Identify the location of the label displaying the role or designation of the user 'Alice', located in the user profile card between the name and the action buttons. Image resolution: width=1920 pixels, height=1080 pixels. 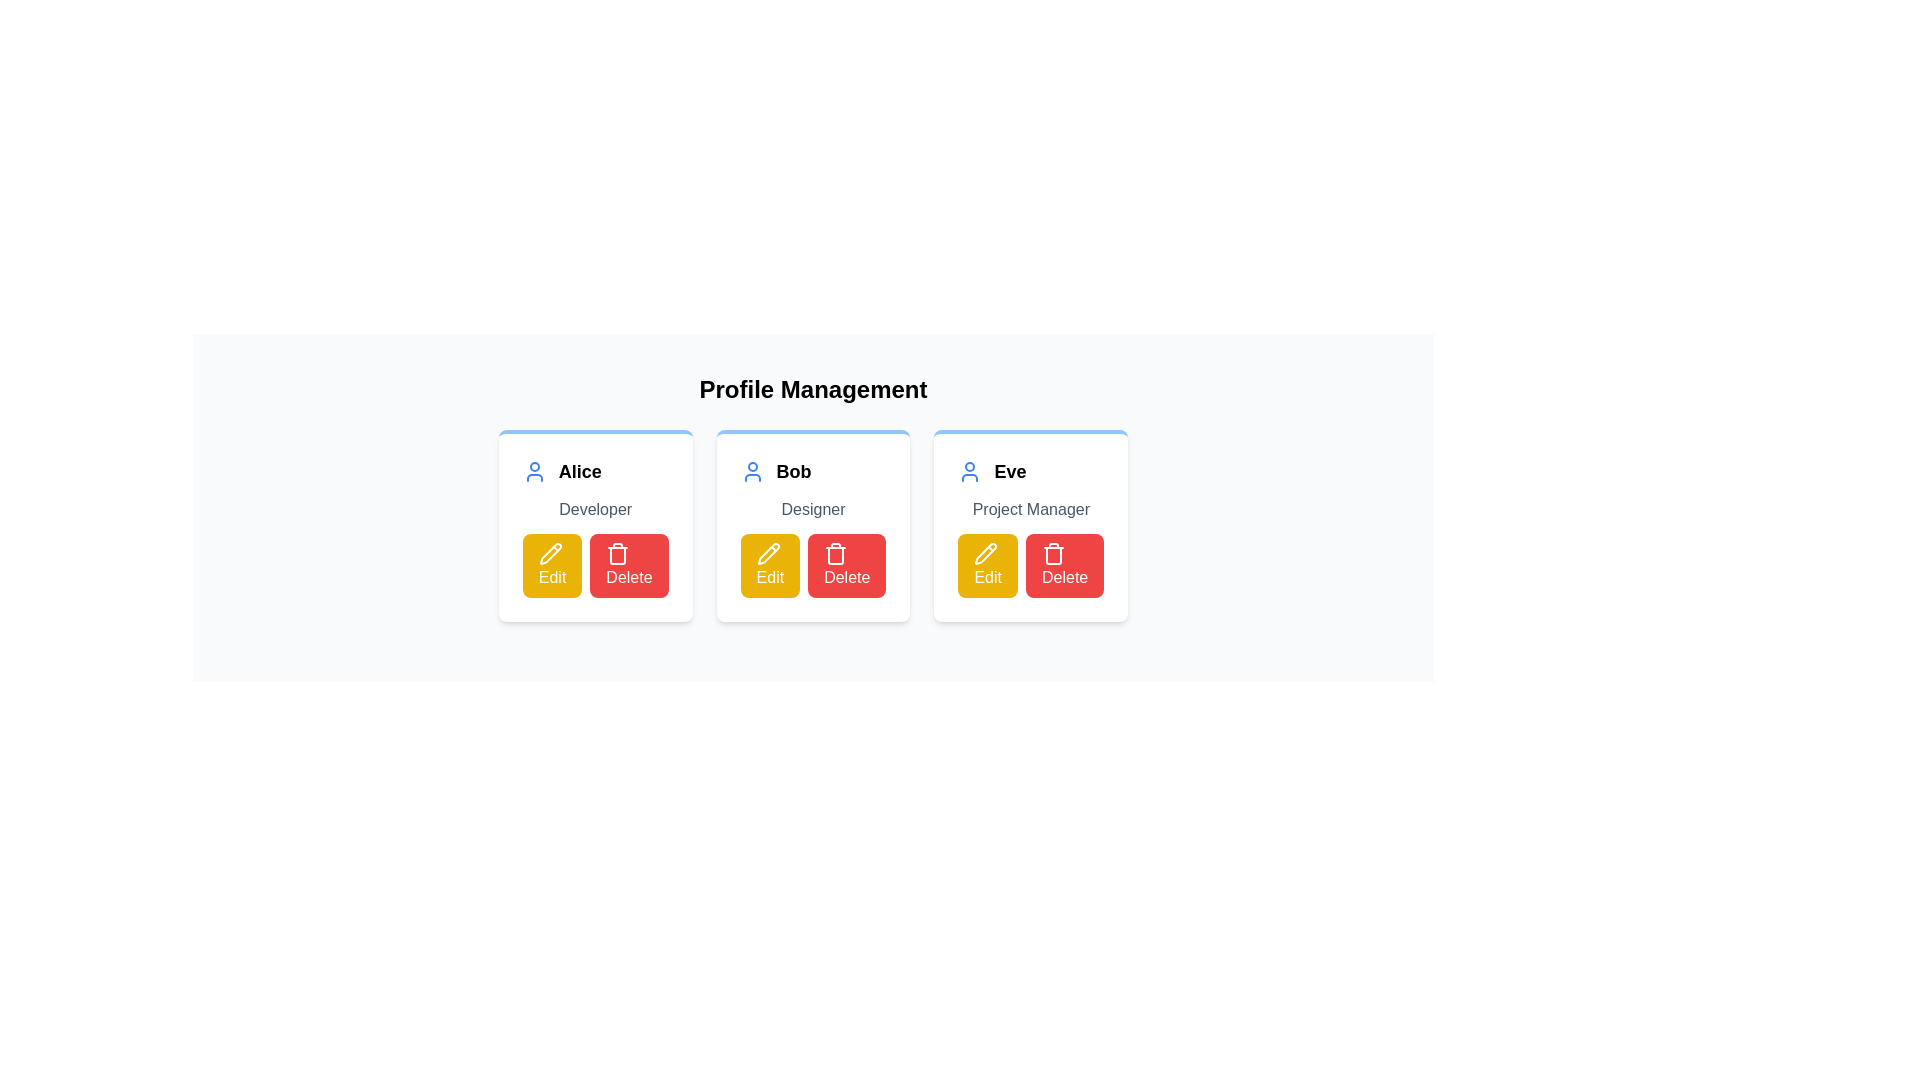
(594, 508).